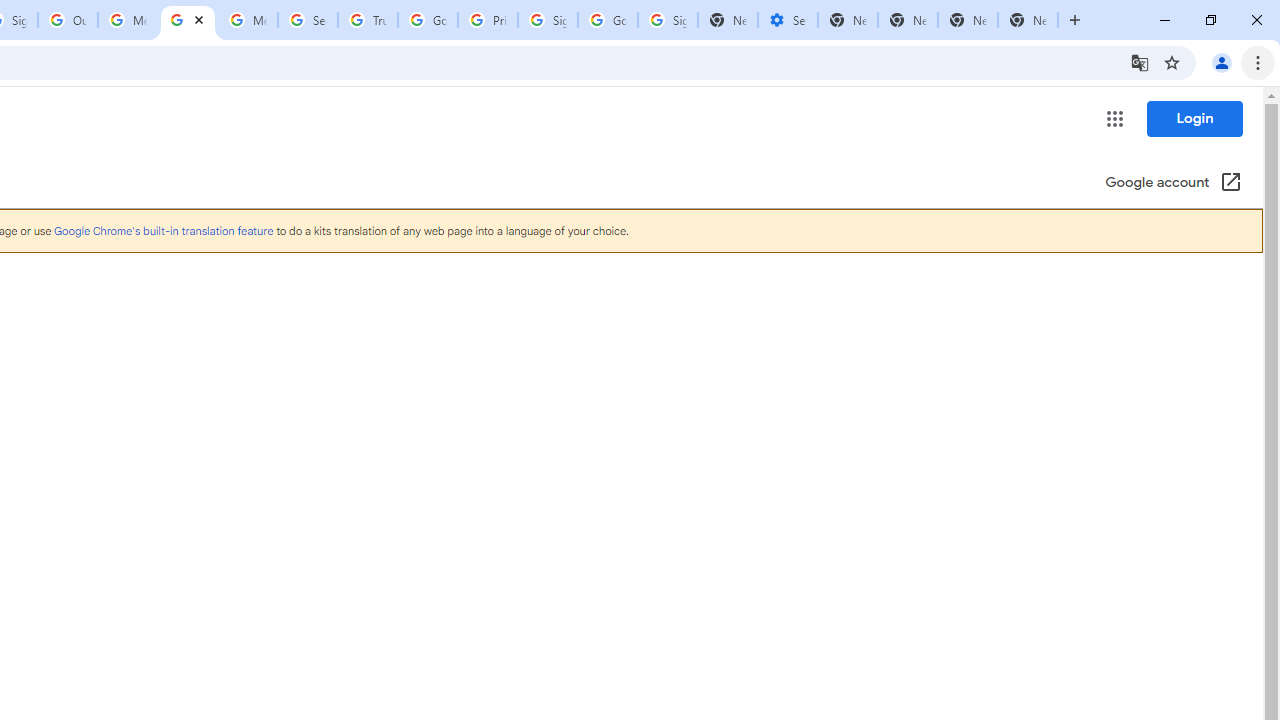 This screenshot has width=1280, height=720. What do you see at coordinates (1028, 20) in the screenshot?
I see `'New Tab'` at bounding box center [1028, 20].